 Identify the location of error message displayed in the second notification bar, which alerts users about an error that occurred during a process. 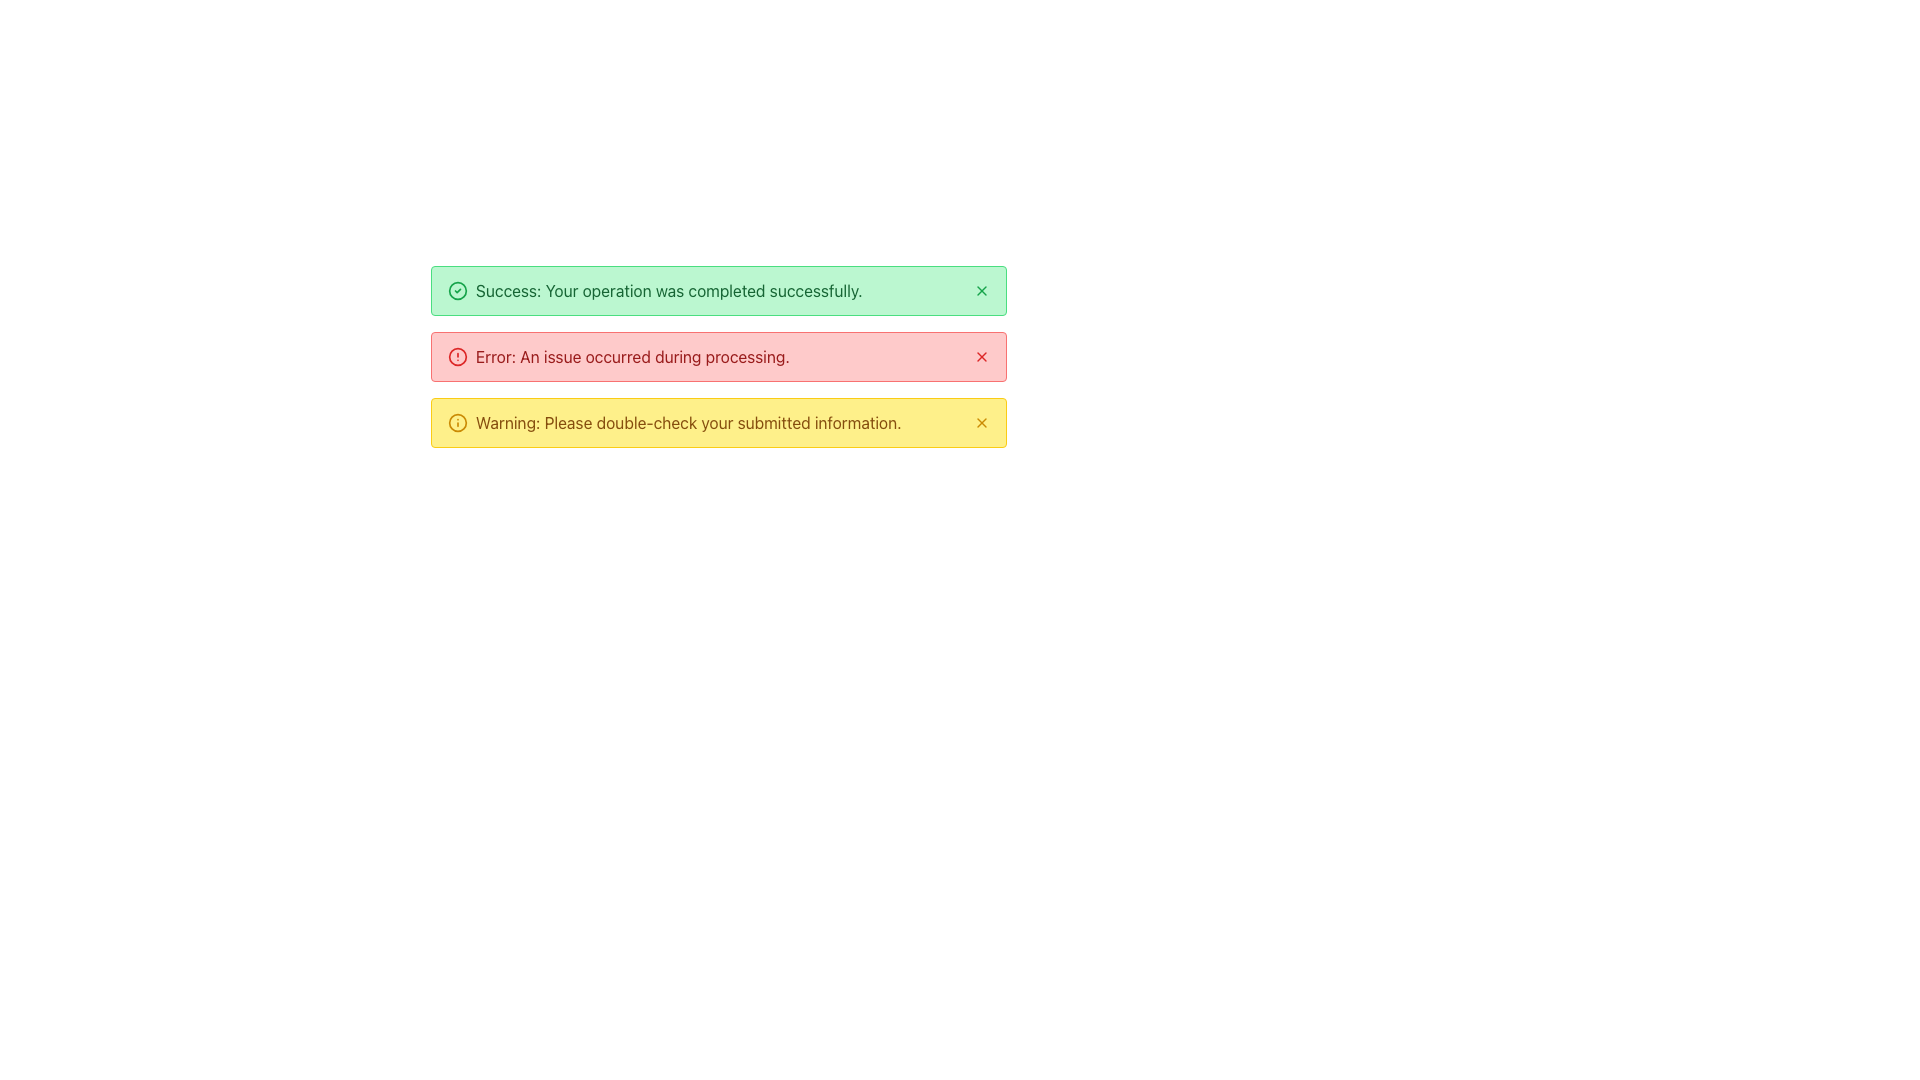
(719, 356).